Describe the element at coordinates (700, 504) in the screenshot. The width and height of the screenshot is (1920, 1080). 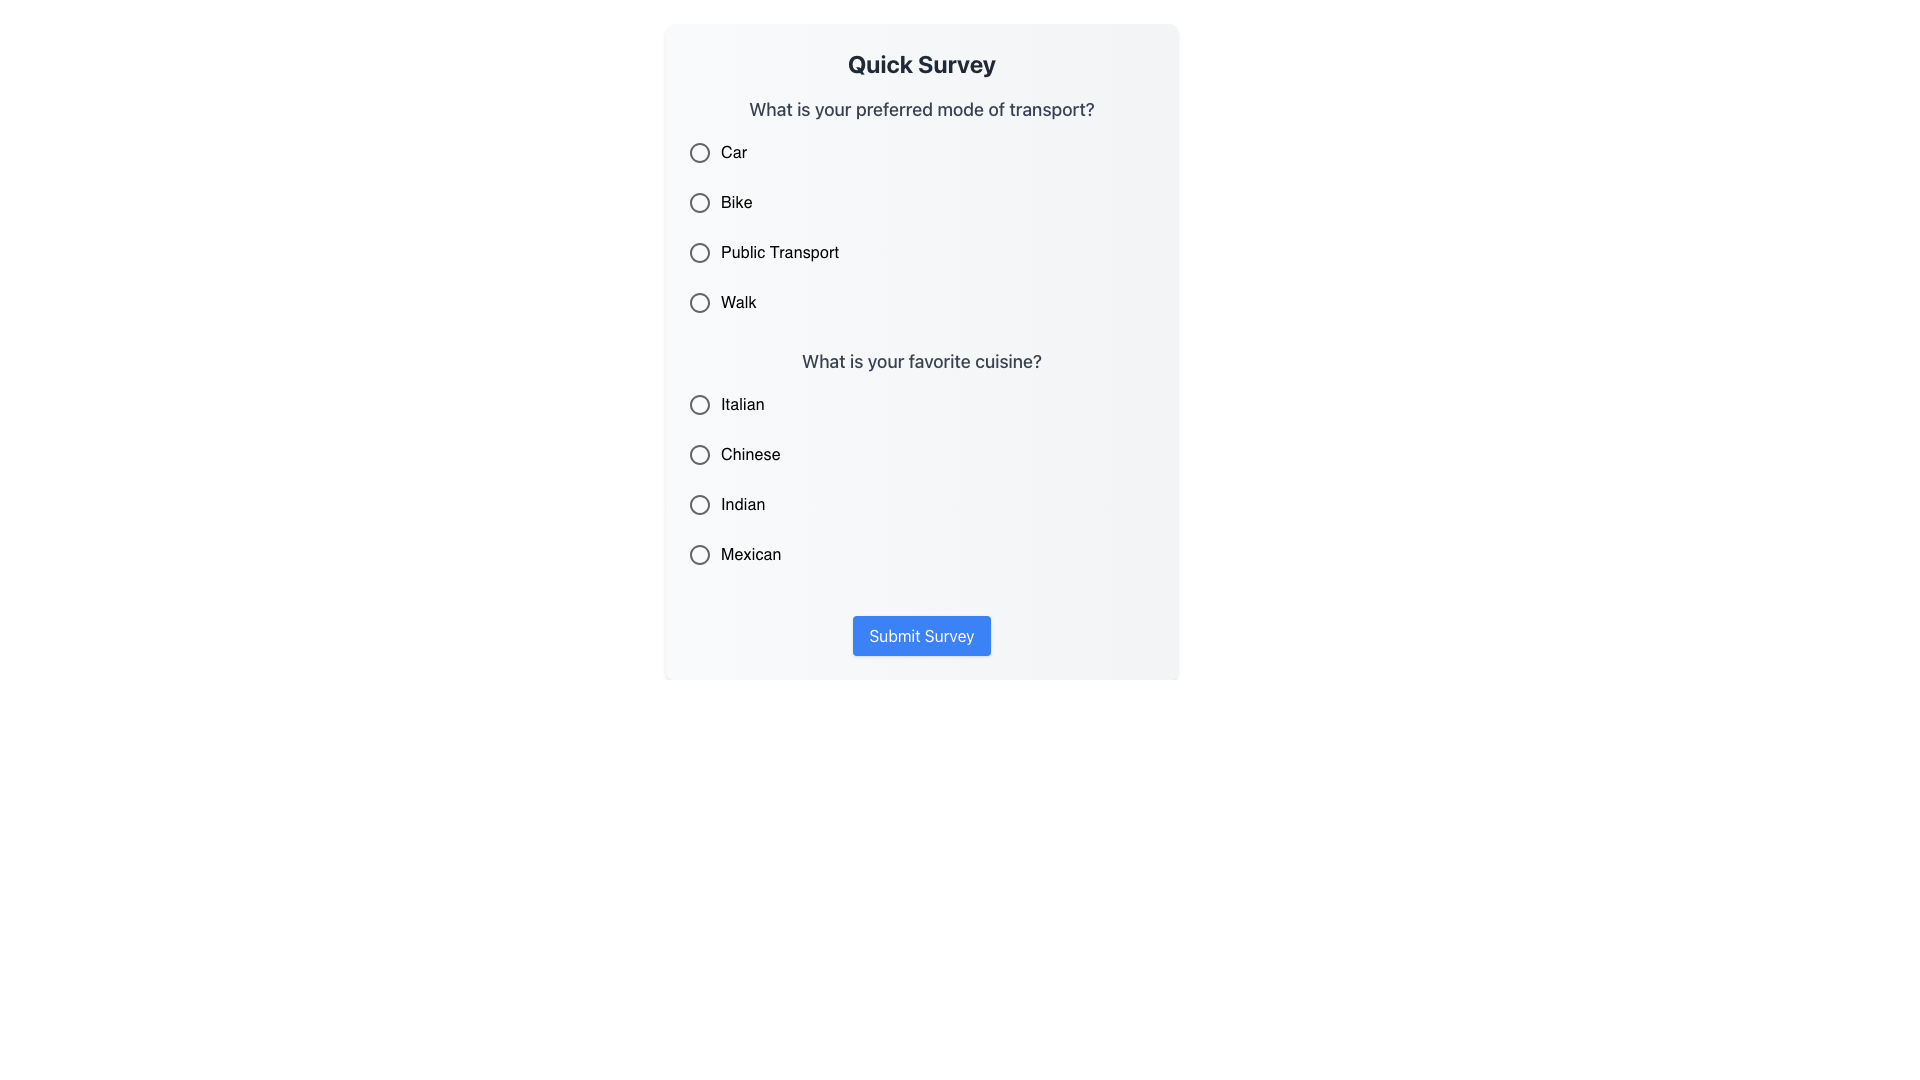
I see `the third radio button in the second question of the survey` at that location.